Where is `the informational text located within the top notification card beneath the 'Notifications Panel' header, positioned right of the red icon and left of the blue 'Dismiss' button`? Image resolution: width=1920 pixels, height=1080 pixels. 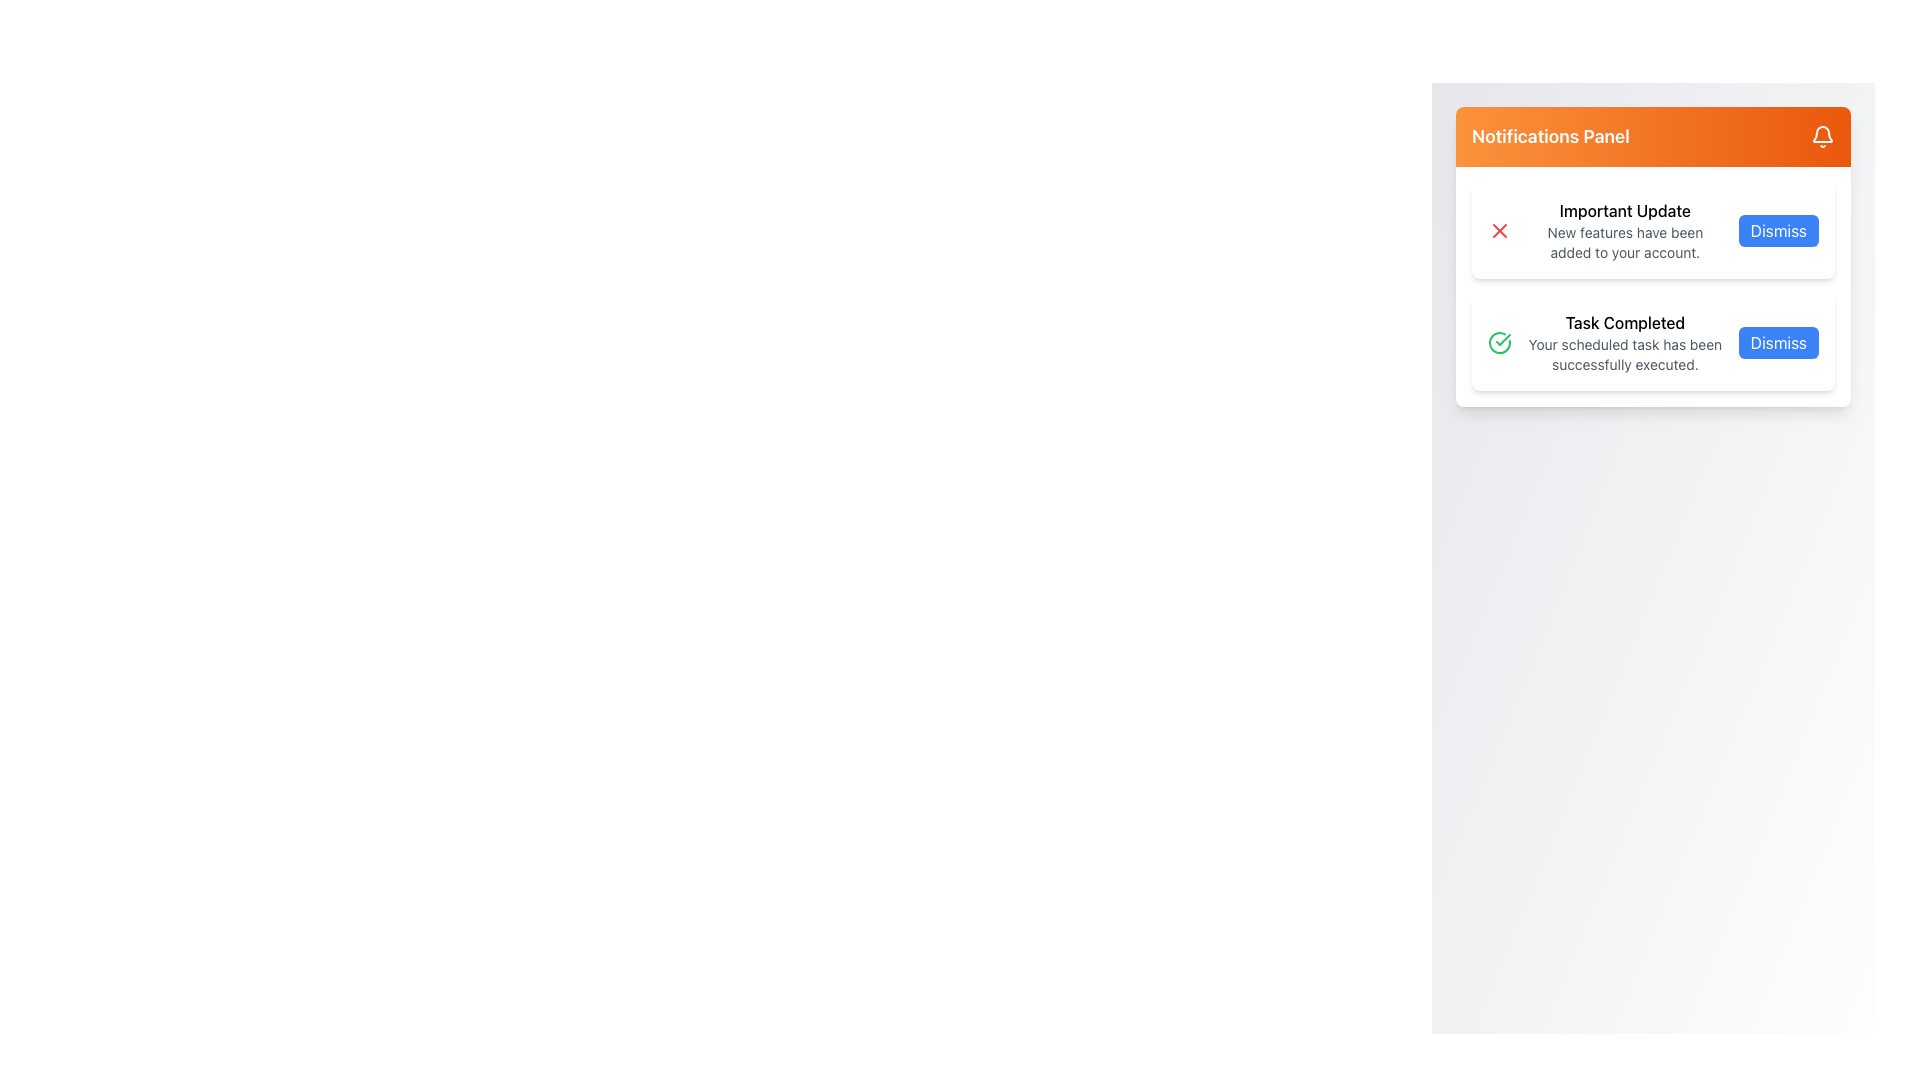 the informational text located within the top notification card beneath the 'Notifications Panel' header, positioned right of the red icon and left of the blue 'Dismiss' button is located at coordinates (1625, 230).